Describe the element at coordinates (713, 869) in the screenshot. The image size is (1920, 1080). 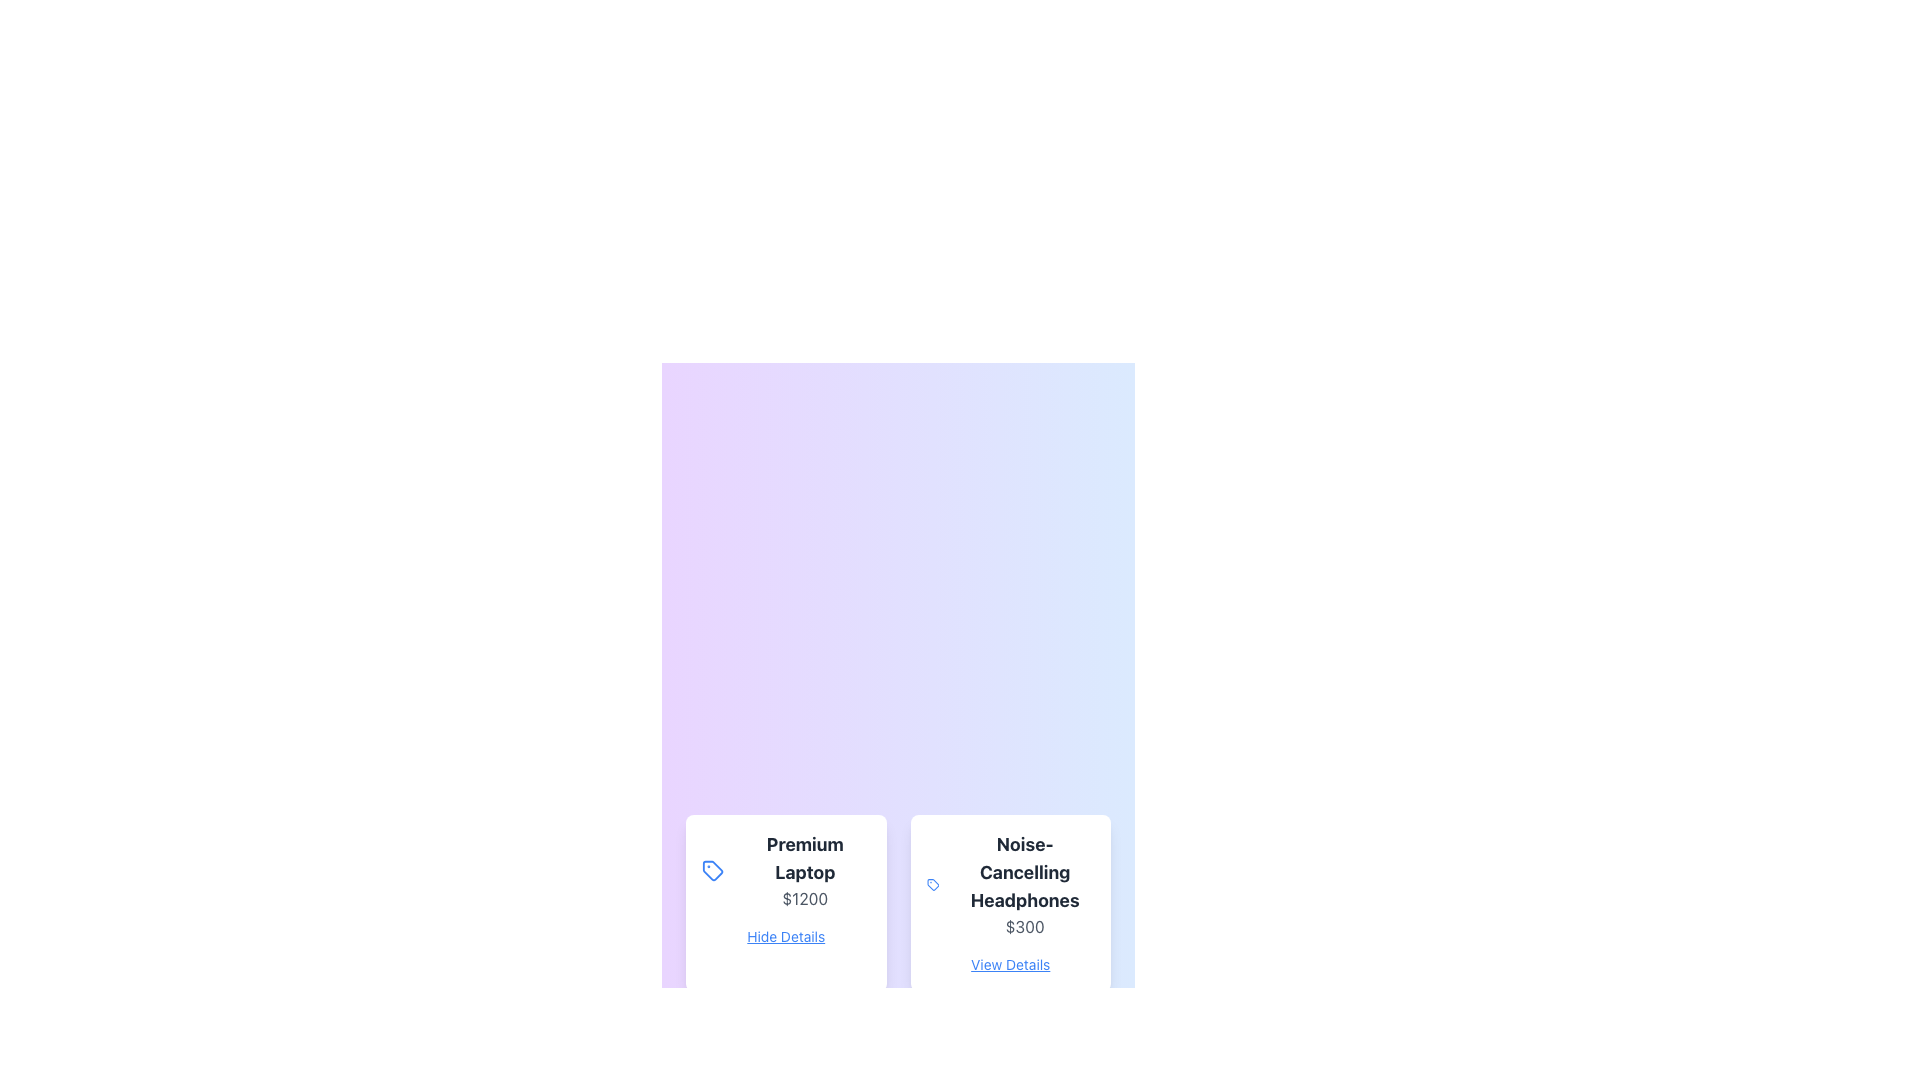
I see `the decorative icon for 'Premium Laptop' located to the left of the text within the card element displaying the price '$1200'` at that location.